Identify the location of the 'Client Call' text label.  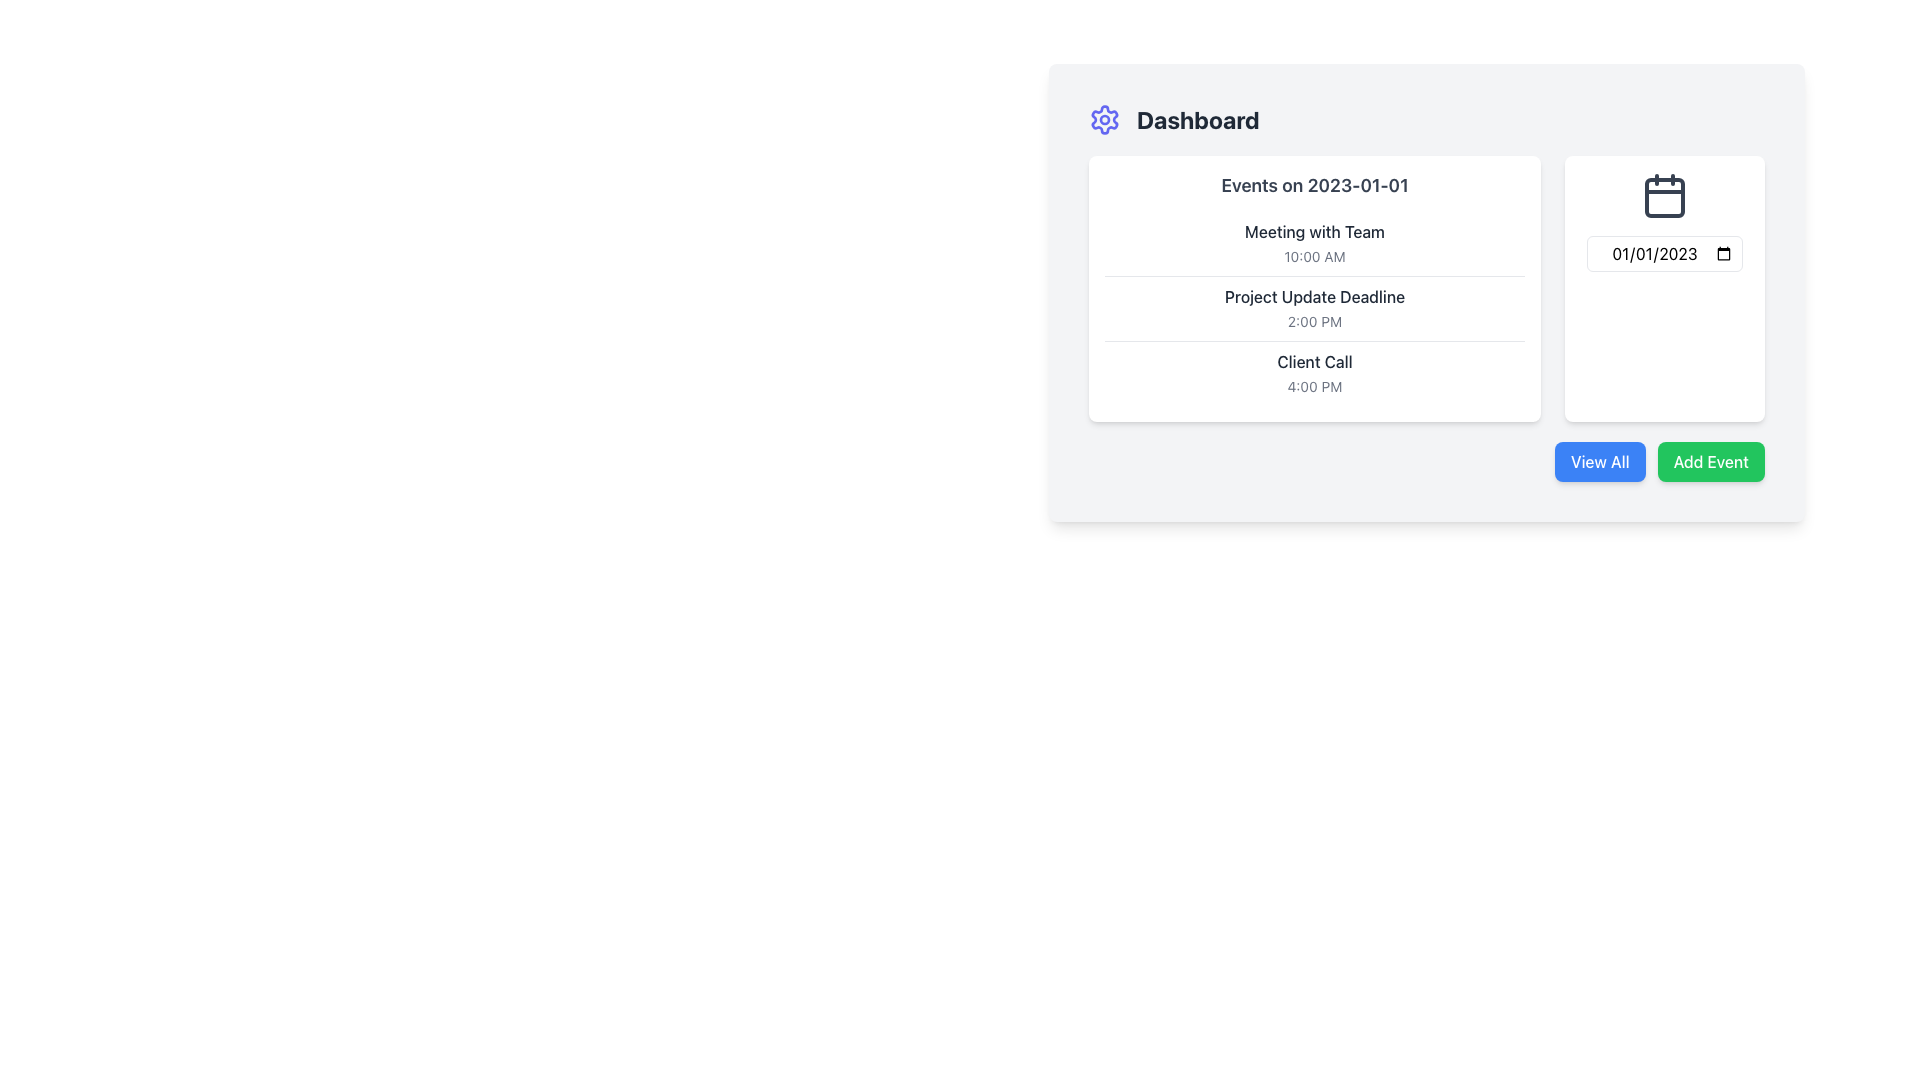
(1315, 362).